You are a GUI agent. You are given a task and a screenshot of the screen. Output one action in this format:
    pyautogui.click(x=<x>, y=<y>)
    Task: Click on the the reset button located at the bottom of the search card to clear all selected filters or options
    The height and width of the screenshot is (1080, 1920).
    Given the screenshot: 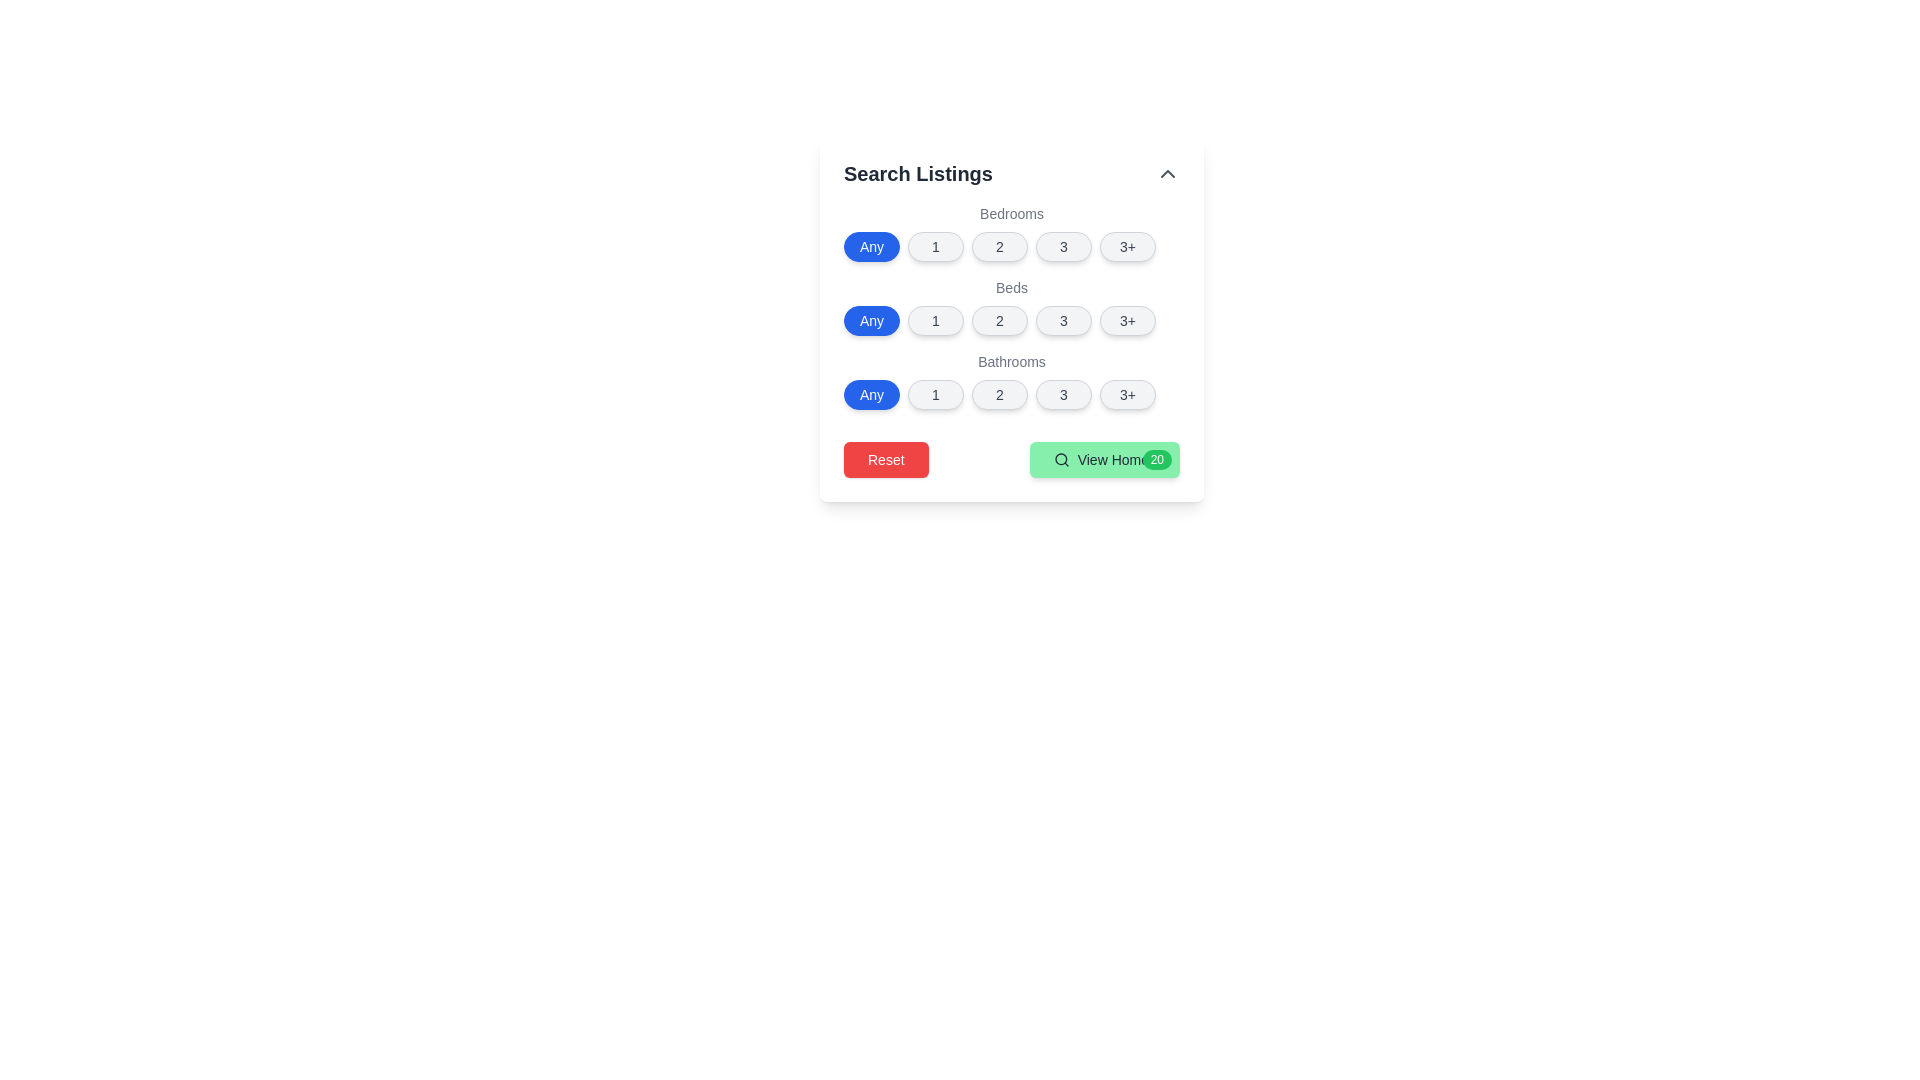 What is the action you would take?
    pyautogui.click(x=885, y=459)
    